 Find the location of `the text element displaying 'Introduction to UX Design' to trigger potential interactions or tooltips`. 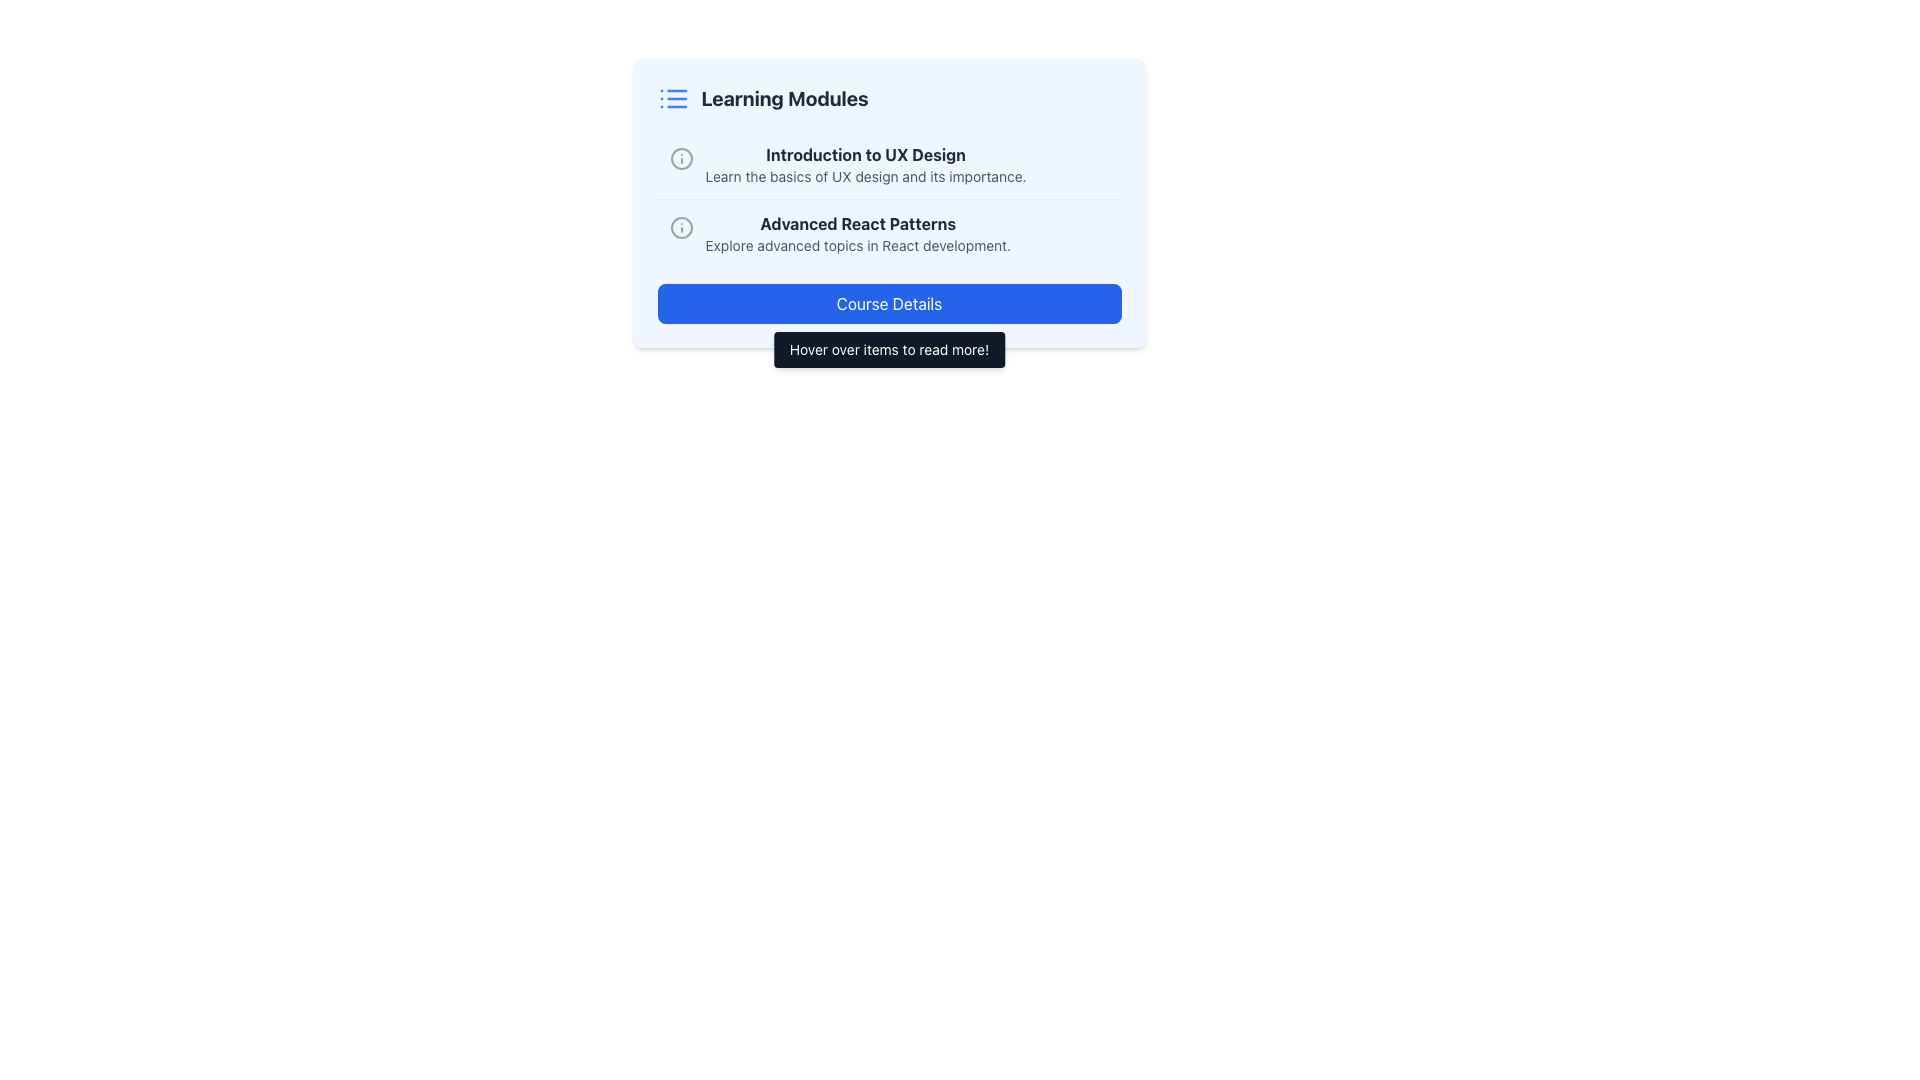

the text element displaying 'Introduction to UX Design' to trigger potential interactions or tooltips is located at coordinates (866, 164).